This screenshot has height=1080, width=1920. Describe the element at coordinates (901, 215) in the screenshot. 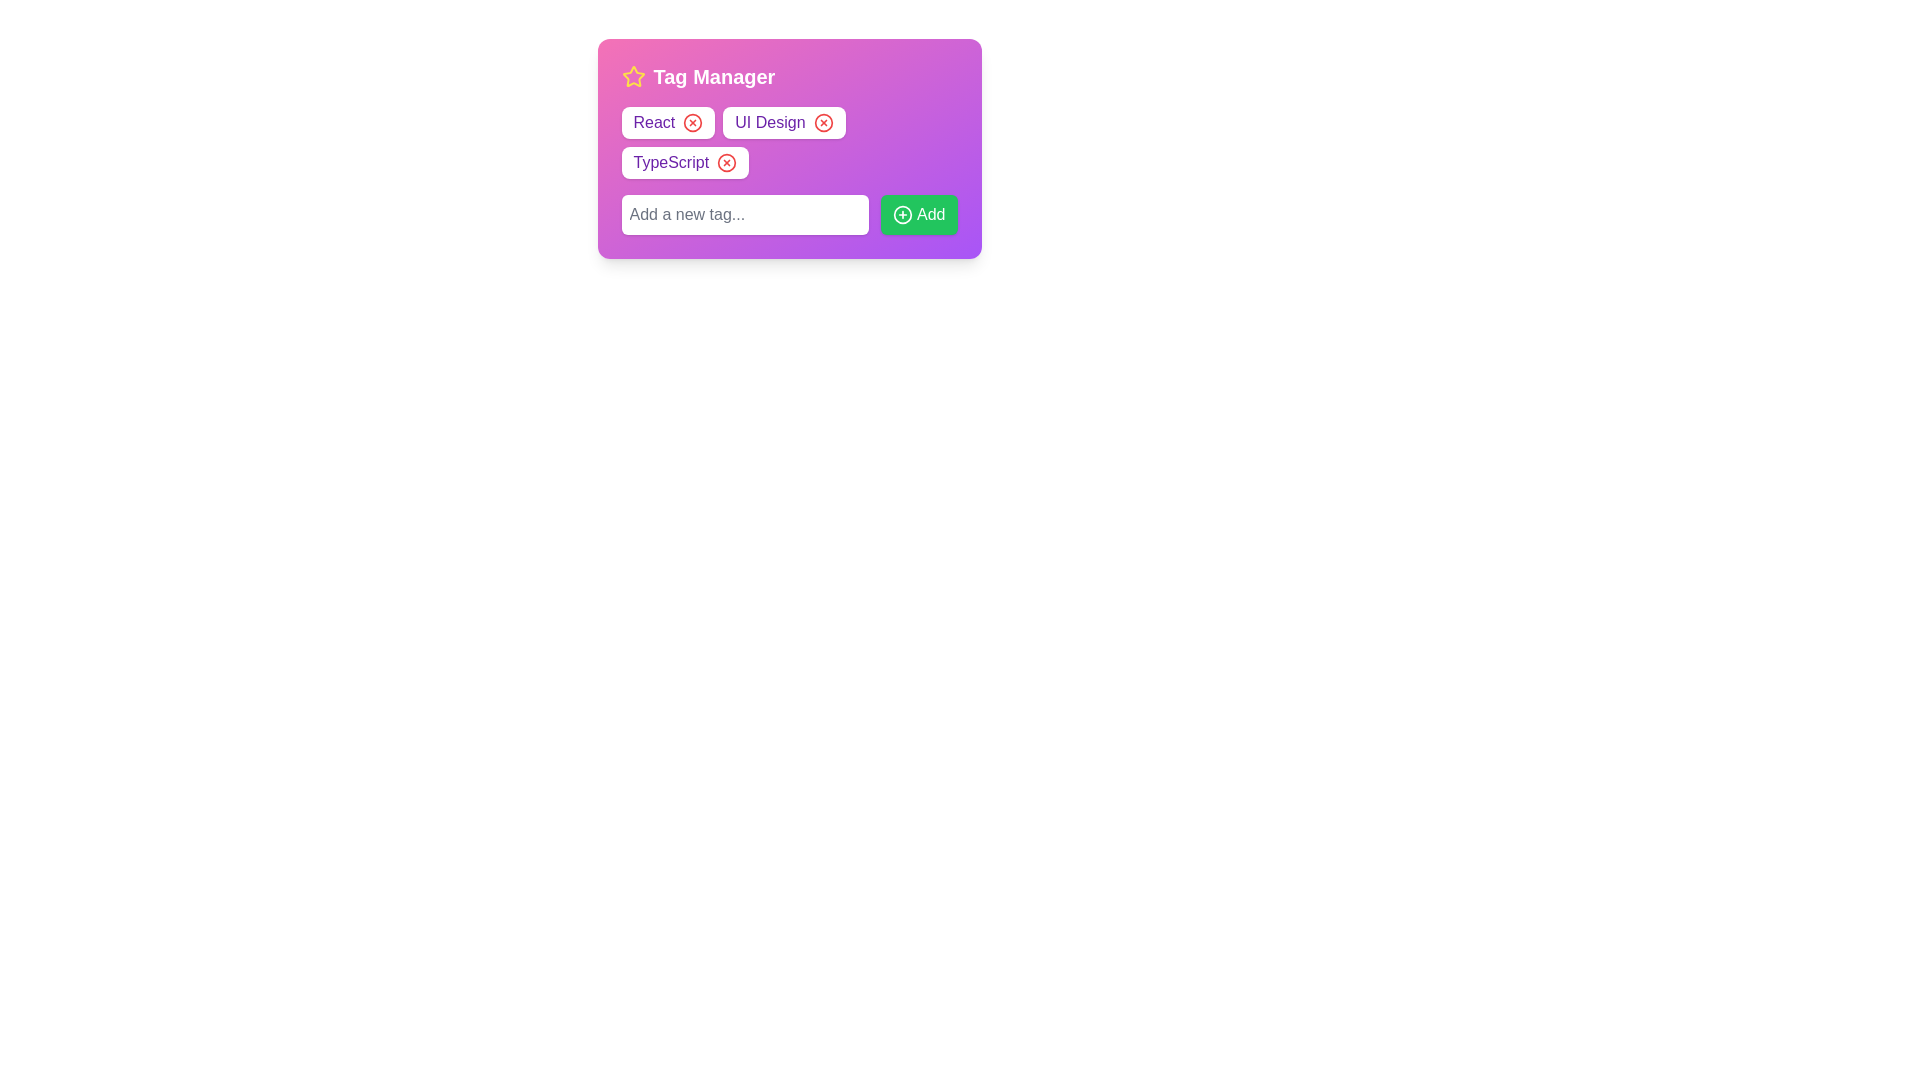

I see `the circular SVG icon with a '+' symbol, which is located inside the green 'Add' button, positioned to the left of the 'Add' text` at that location.